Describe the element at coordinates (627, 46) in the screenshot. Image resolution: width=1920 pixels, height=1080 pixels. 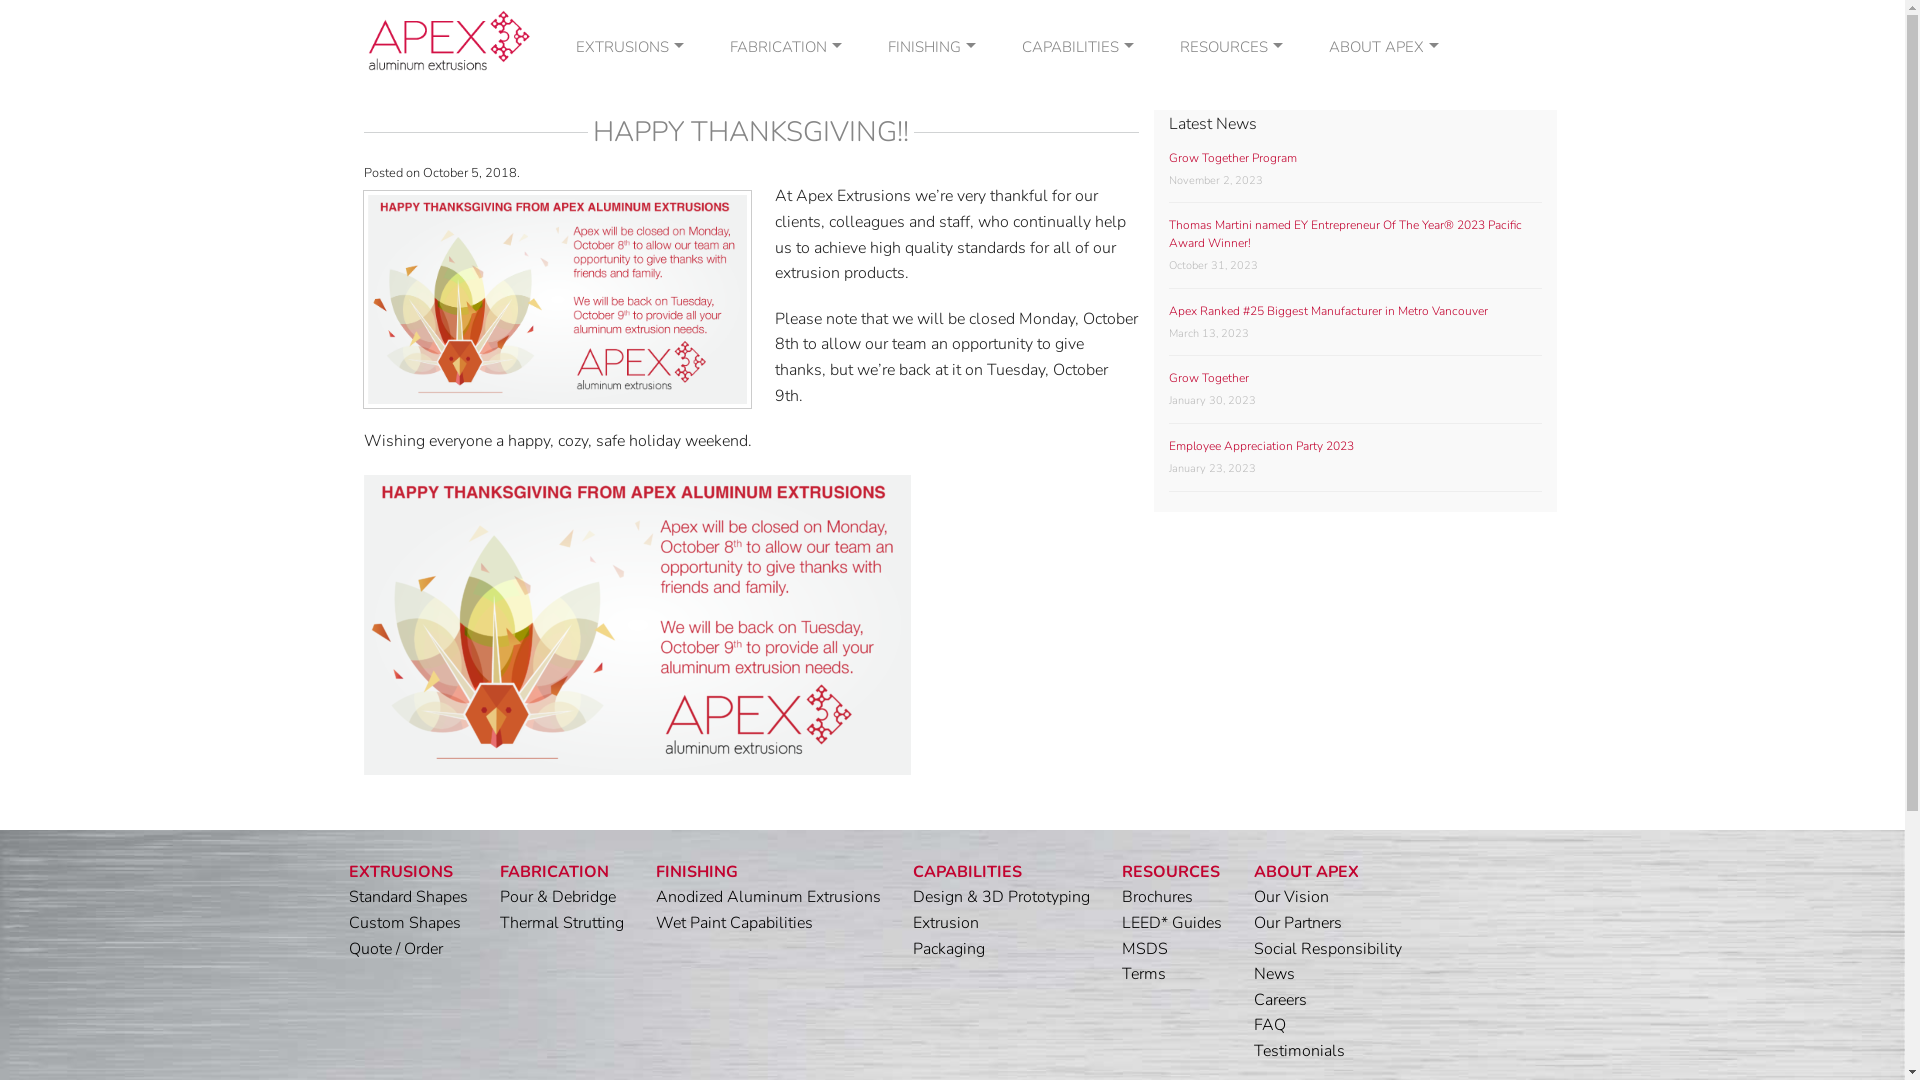
I see `'EXTRUSIONS'` at that location.